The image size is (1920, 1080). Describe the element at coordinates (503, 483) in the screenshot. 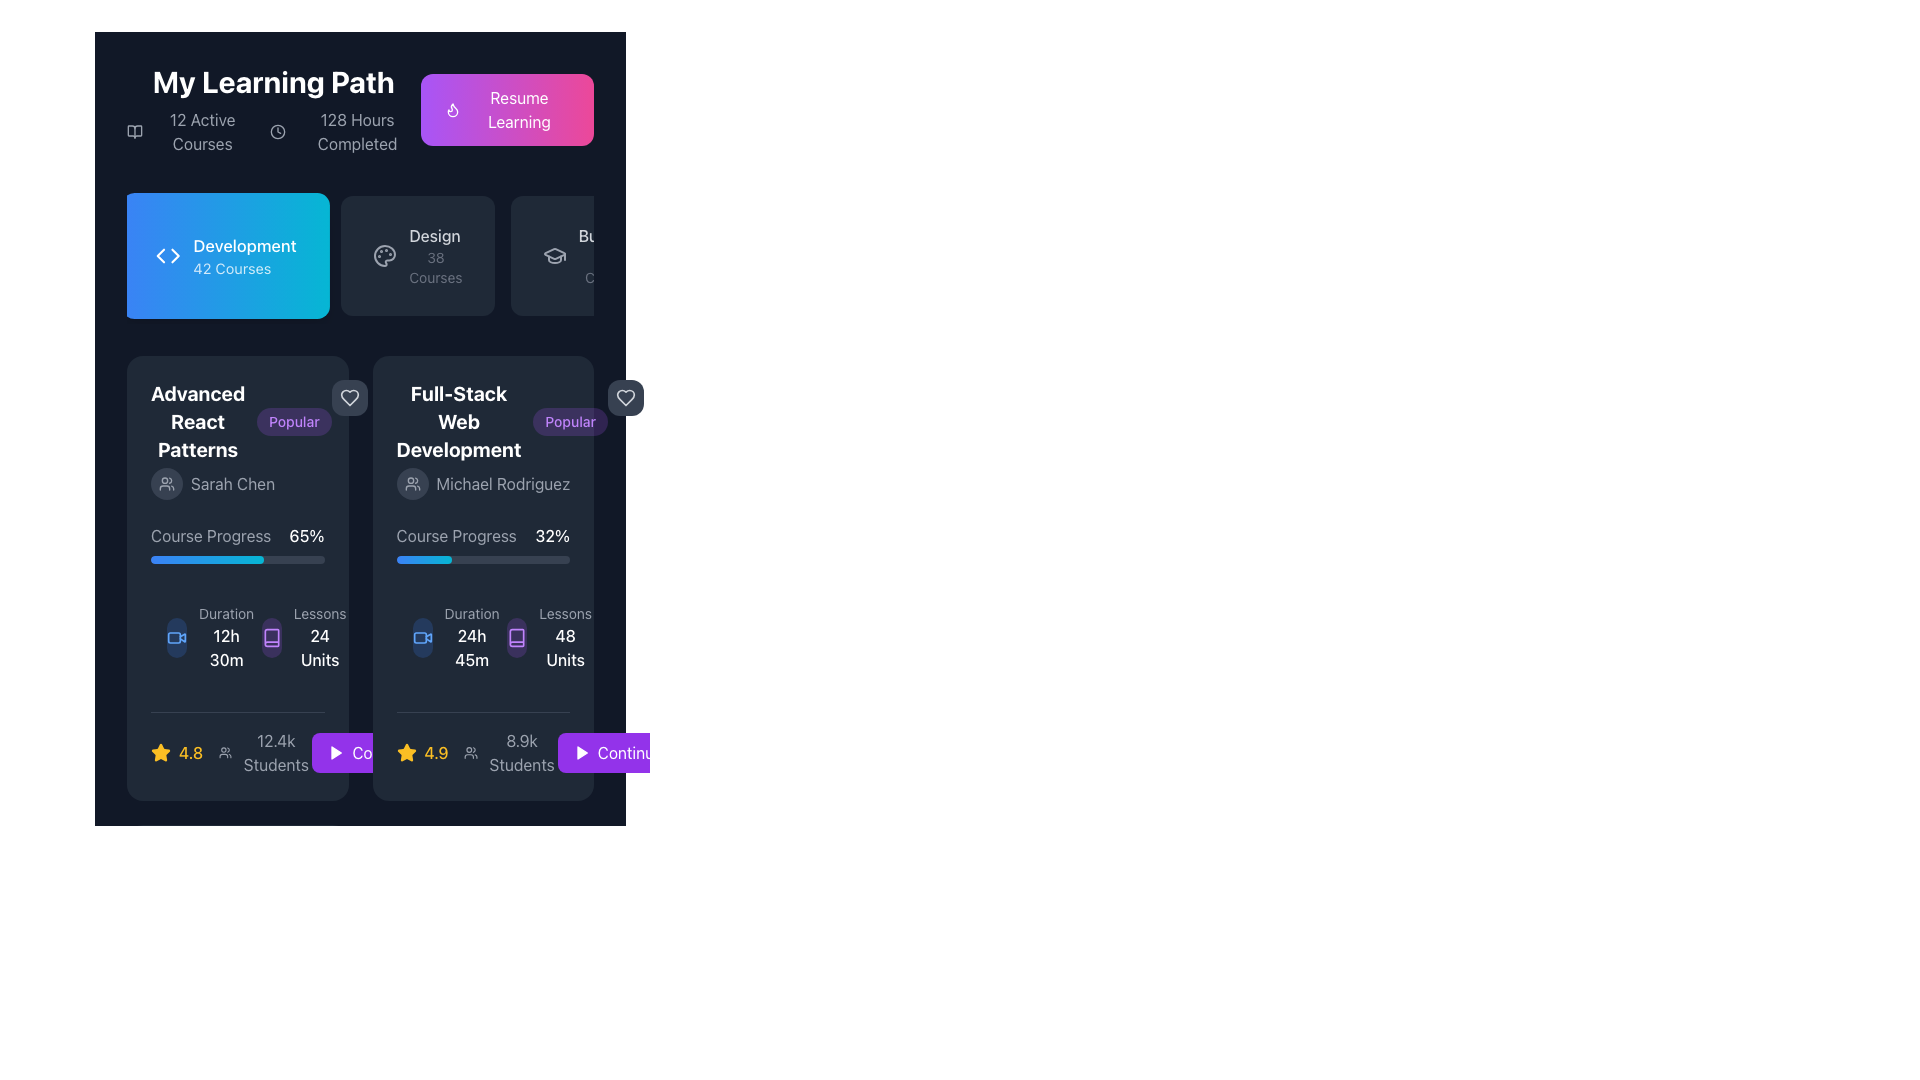

I see `the text label identifying the instructor associated with the 'Full-Stack Web Development' course, located in the second column of the course cards section, positioned below the icon and above the 'Course Progress' bar` at that location.